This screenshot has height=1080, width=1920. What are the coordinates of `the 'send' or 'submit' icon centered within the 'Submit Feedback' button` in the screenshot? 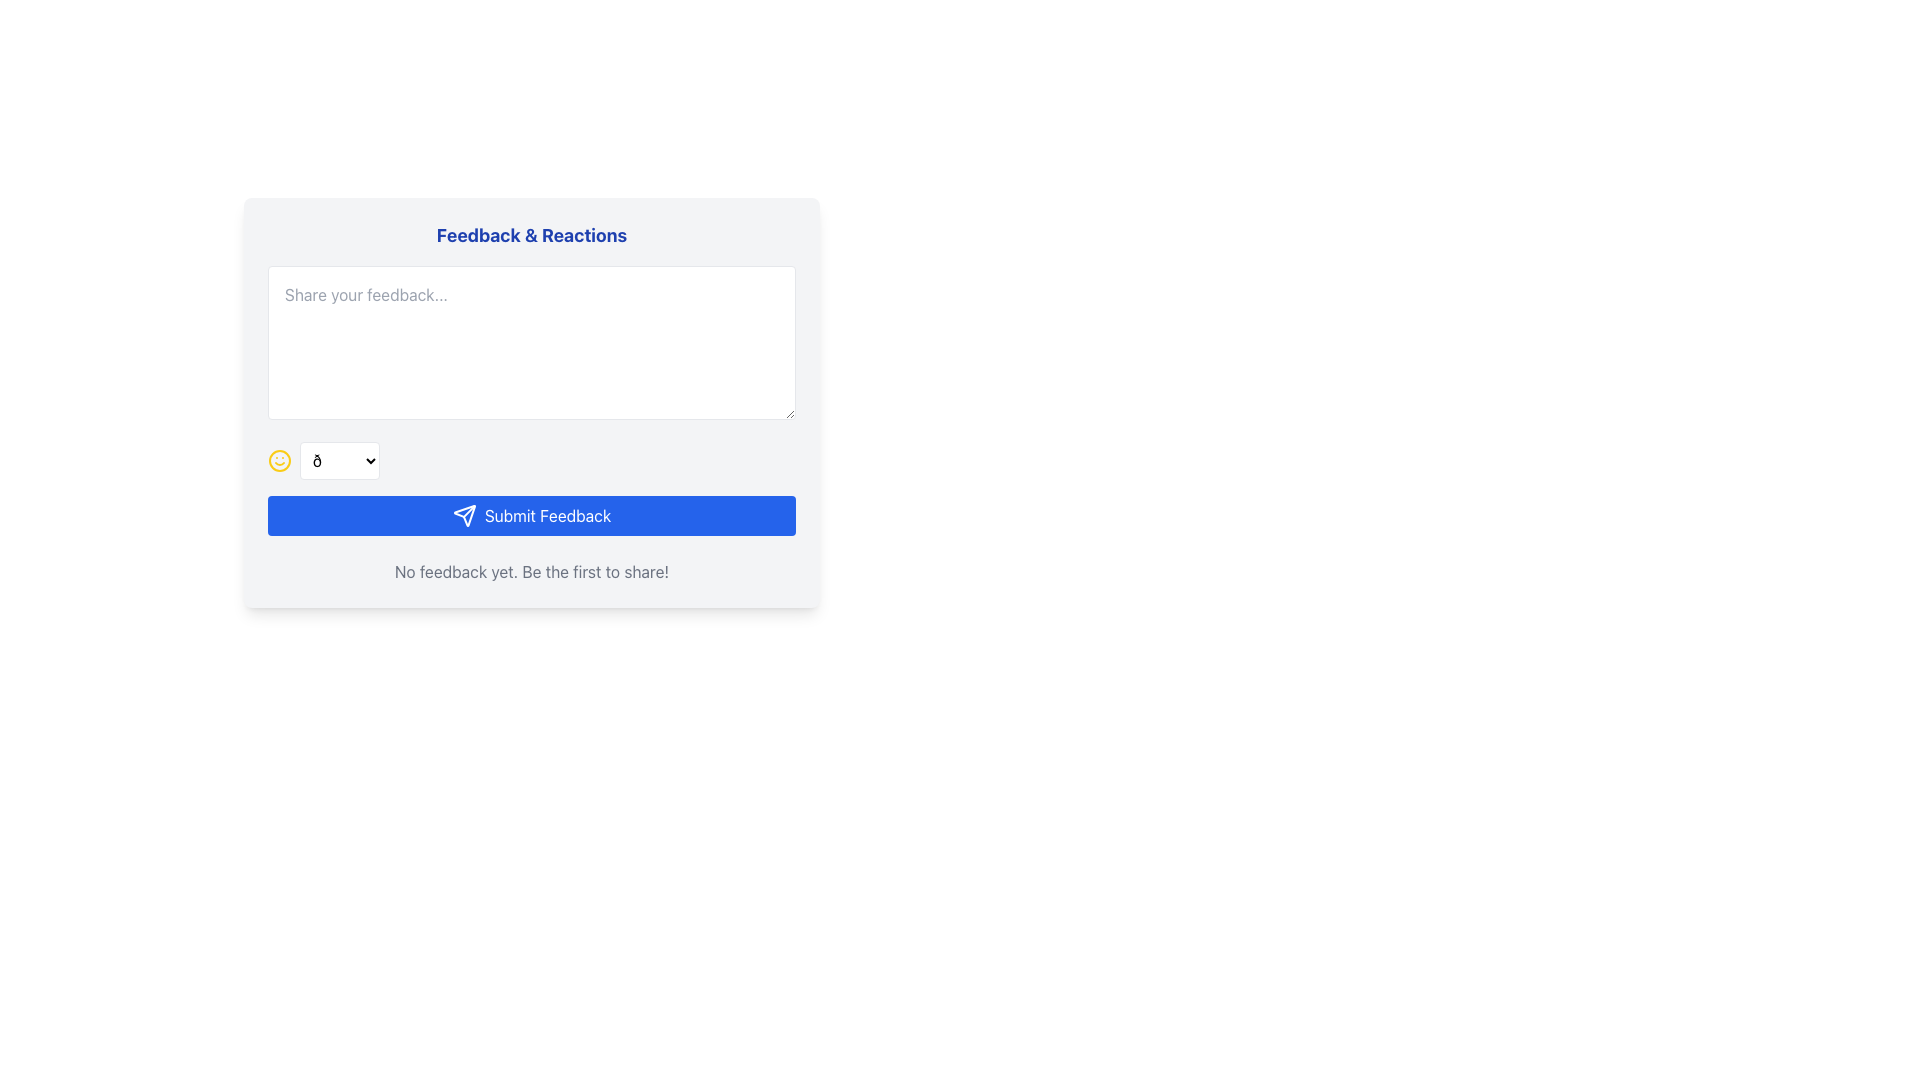 It's located at (463, 515).